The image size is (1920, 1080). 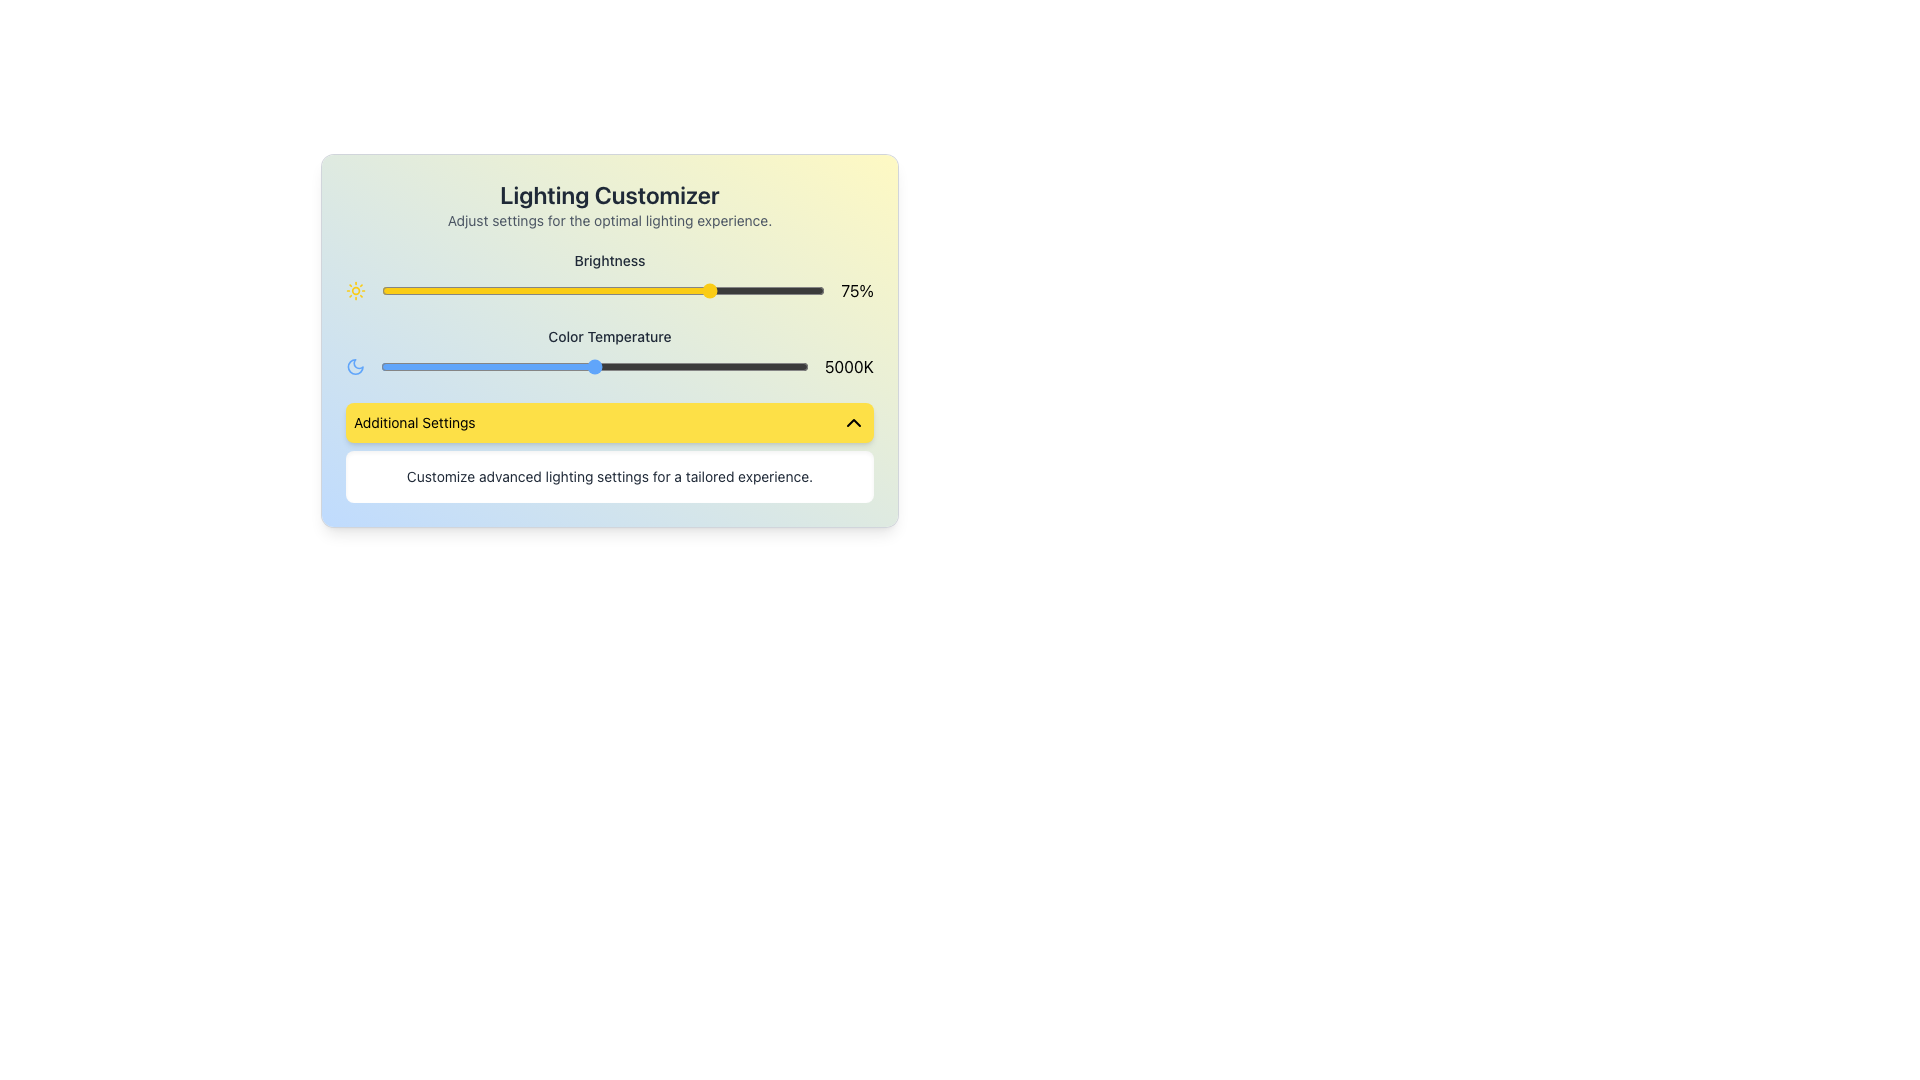 What do you see at coordinates (608, 477) in the screenshot?
I see `the static text element displaying 'Customize advanced lighting settings for a tailored experience.' which is located below the yellow 'Additional Settings' button in the 'Lighting Customizer' interface` at bounding box center [608, 477].